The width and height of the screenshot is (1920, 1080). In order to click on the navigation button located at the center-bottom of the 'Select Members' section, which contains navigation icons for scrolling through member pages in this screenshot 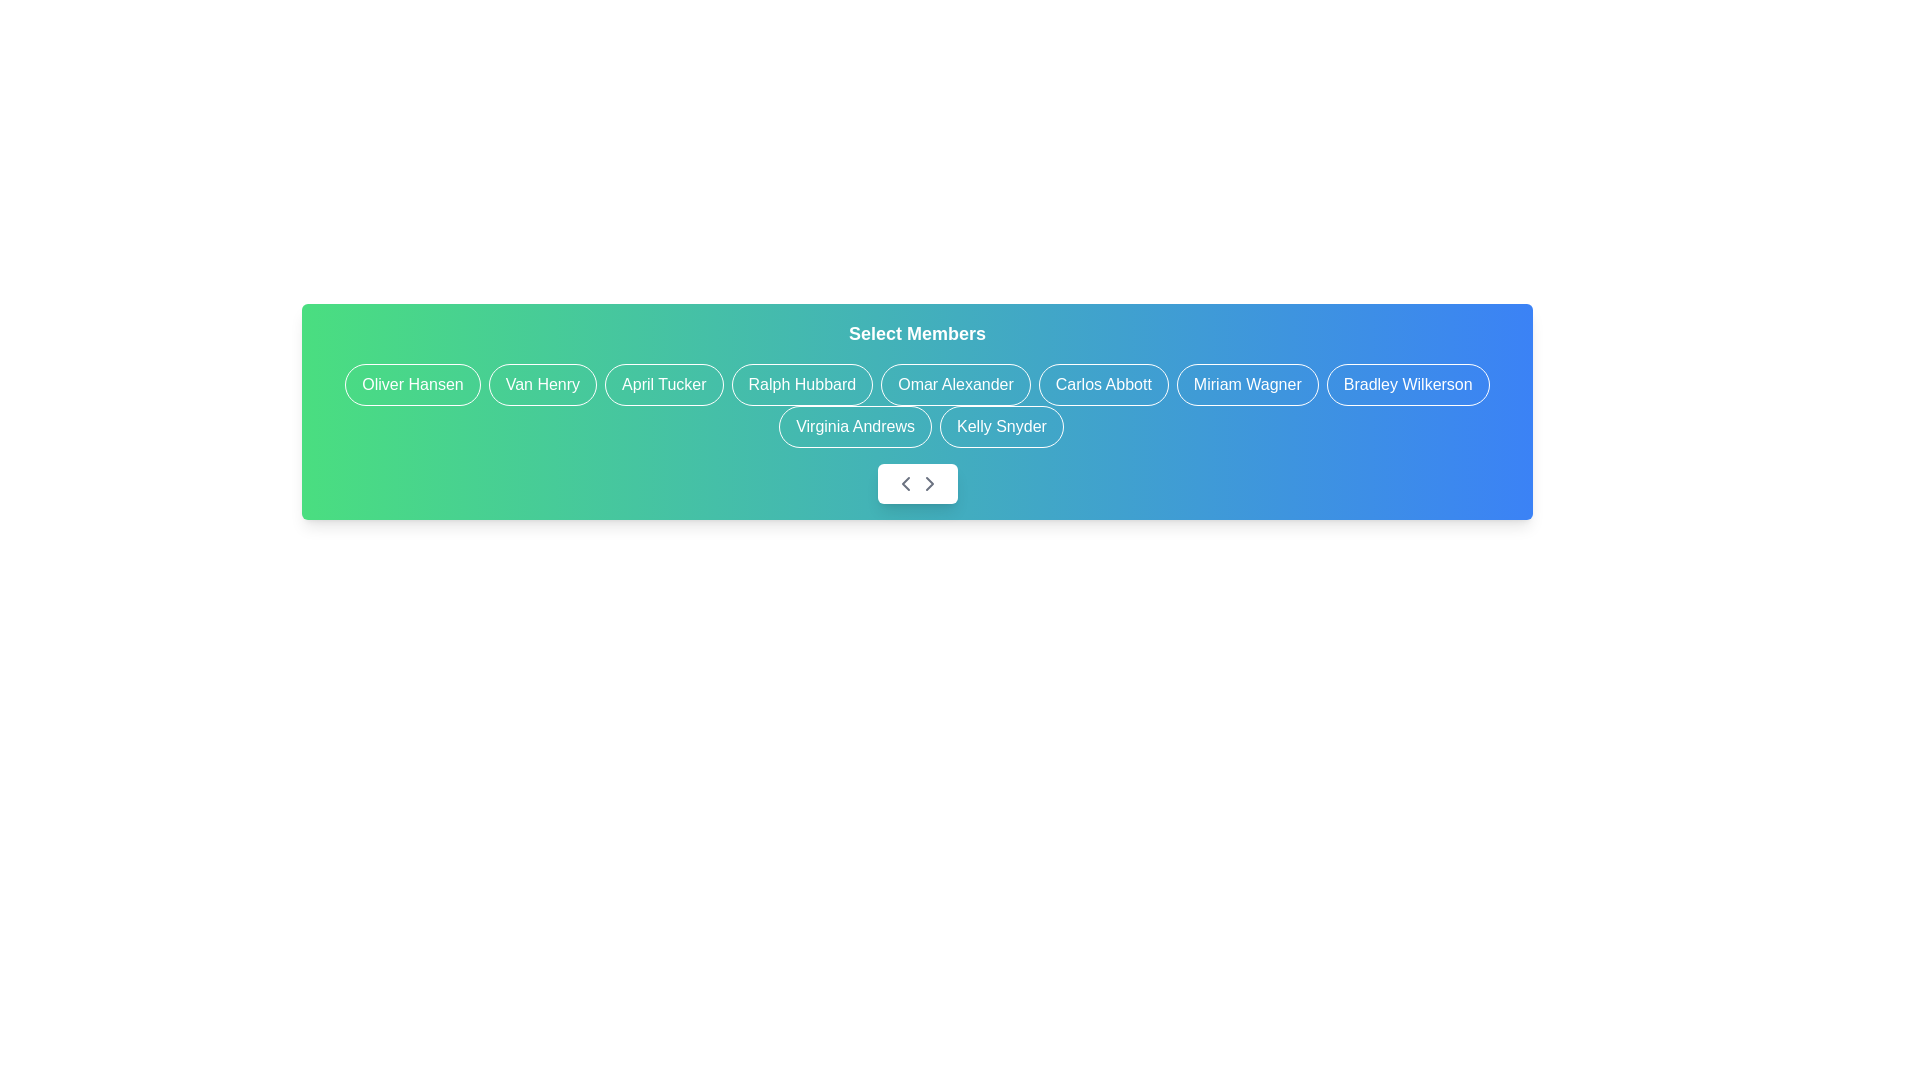, I will do `click(916, 483)`.